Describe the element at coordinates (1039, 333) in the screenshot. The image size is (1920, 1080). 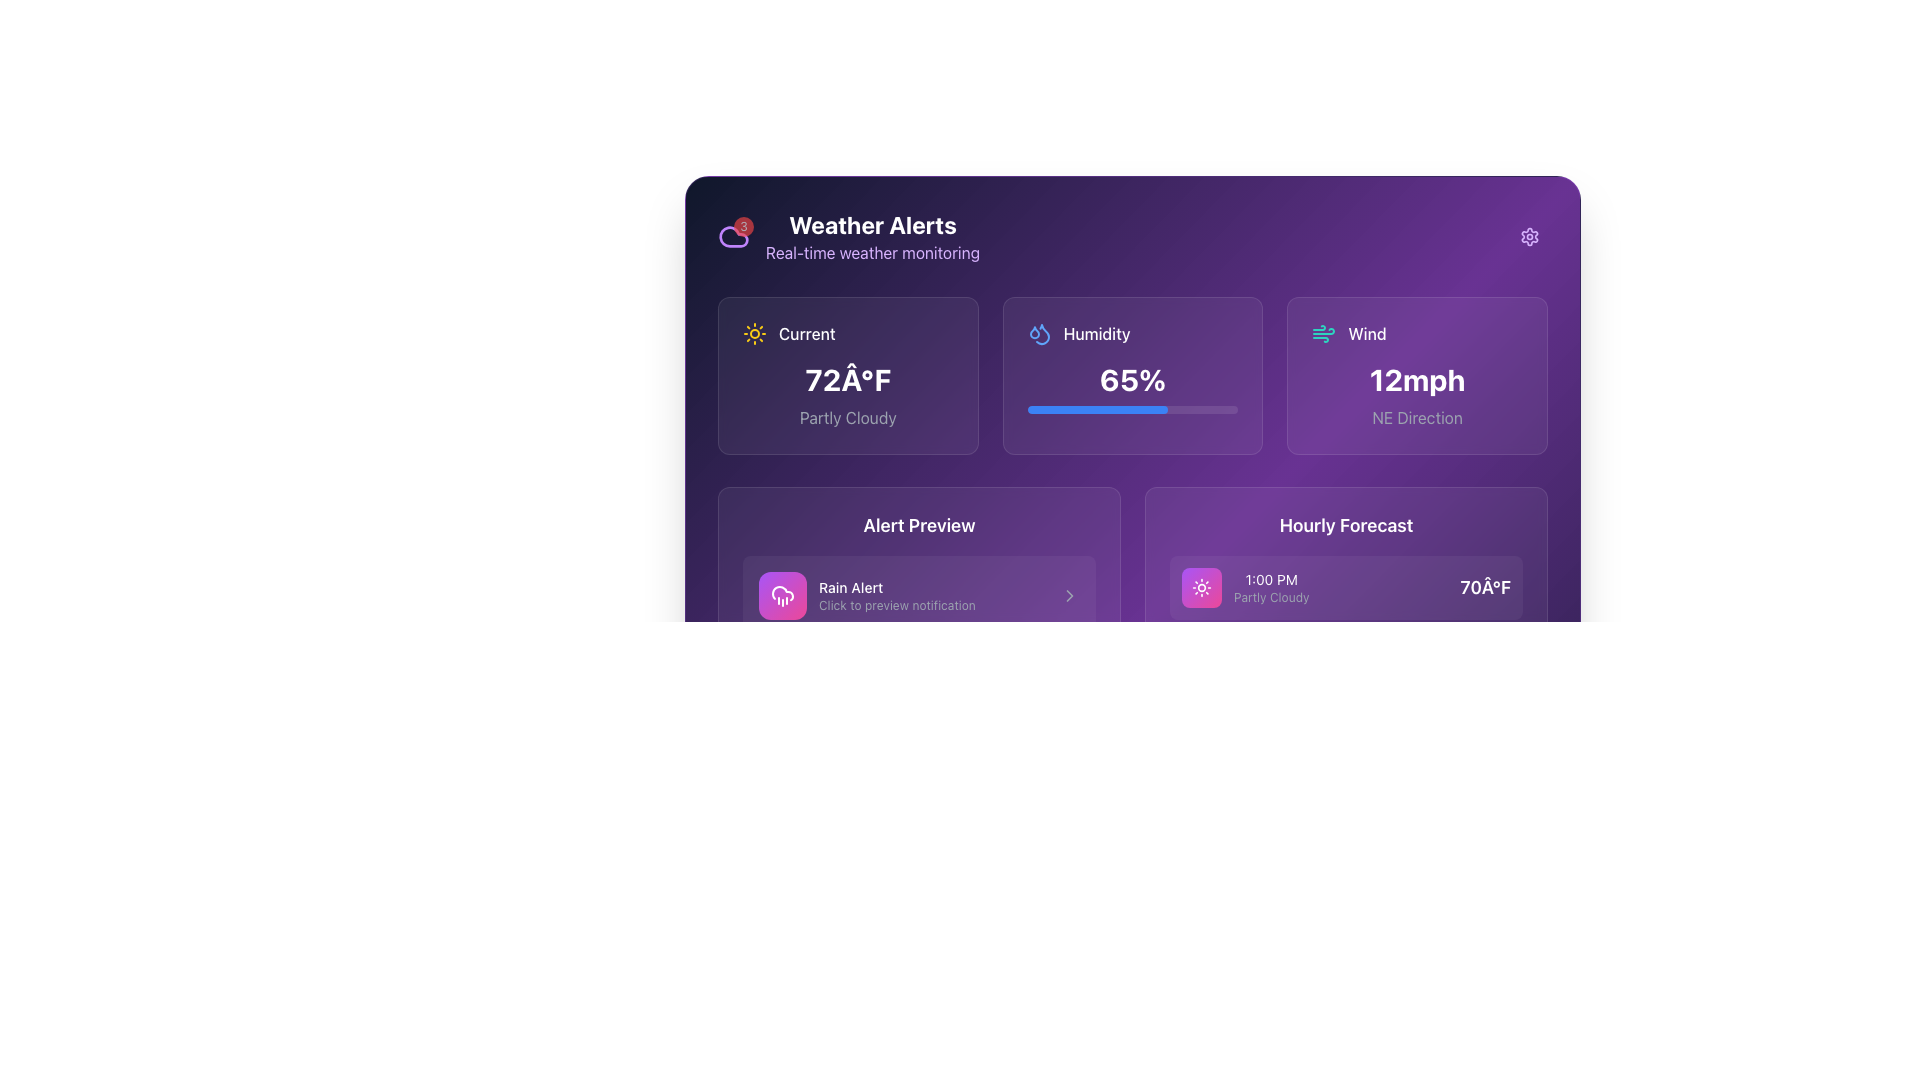
I see `the blue droplet icon representing humidity, which is prominently positioned to the left of the 'Humidity' text and above the numeric percentage value` at that location.